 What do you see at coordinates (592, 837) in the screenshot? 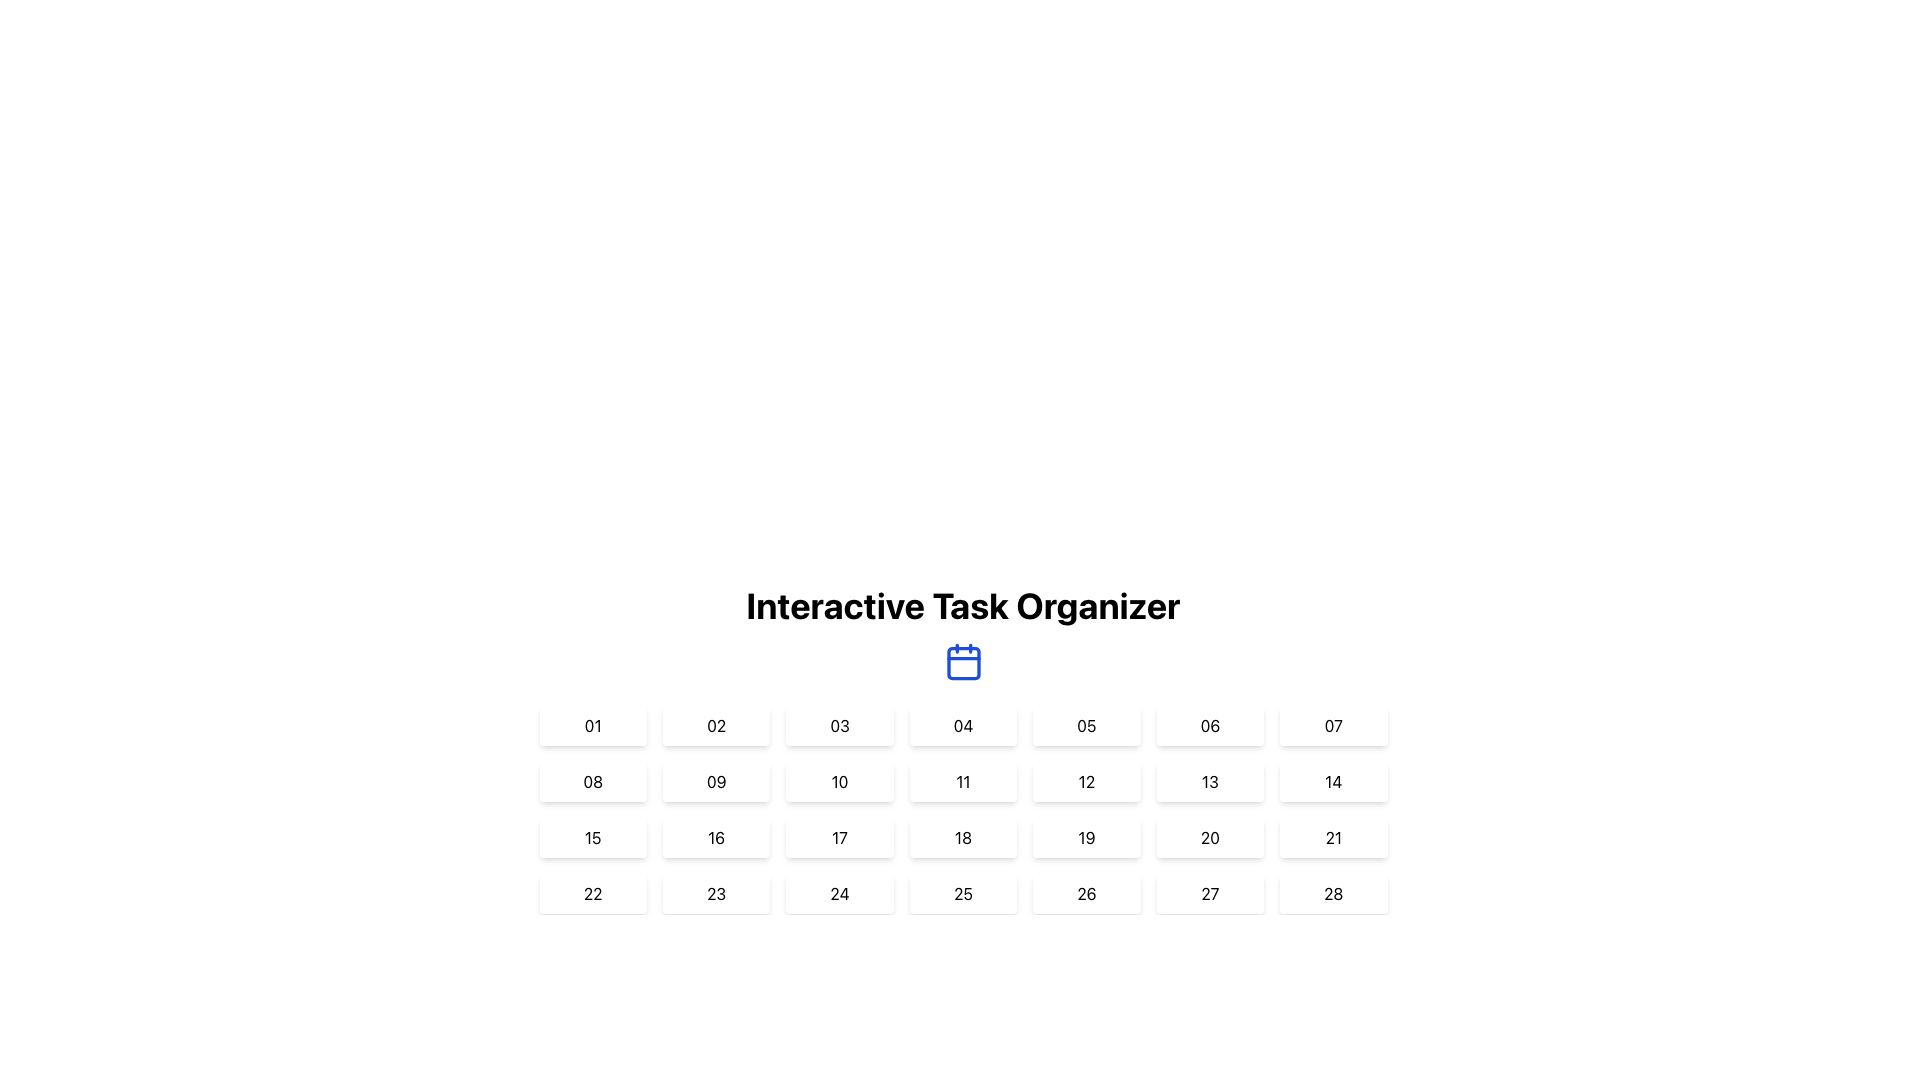
I see `the button with the number '15' displayed in bold black text, which is a square card with a rounded border and light gray background, to provide visual feedback` at bounding box center [592, 837].